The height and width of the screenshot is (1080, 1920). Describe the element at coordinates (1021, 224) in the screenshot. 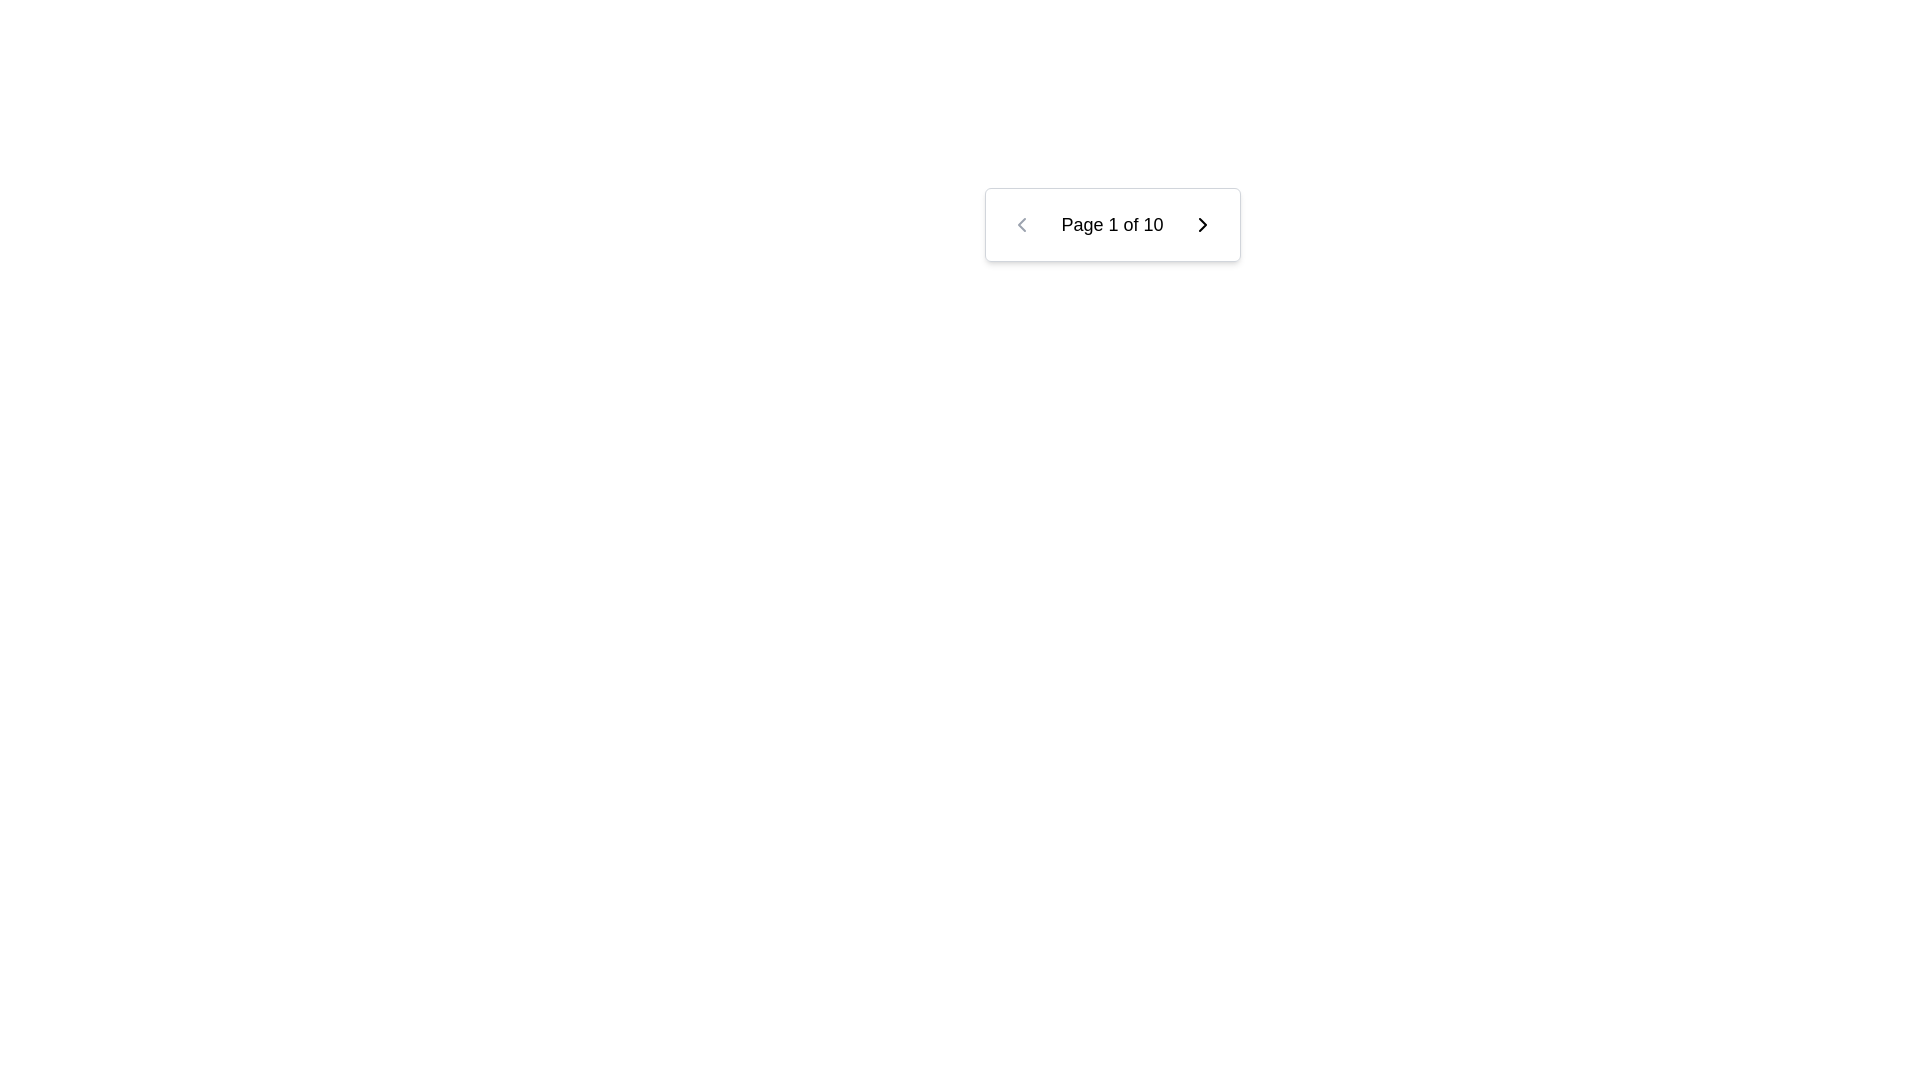

I see `the backward navigation icon located to the left of 'Page 1 of 10'` at that location.